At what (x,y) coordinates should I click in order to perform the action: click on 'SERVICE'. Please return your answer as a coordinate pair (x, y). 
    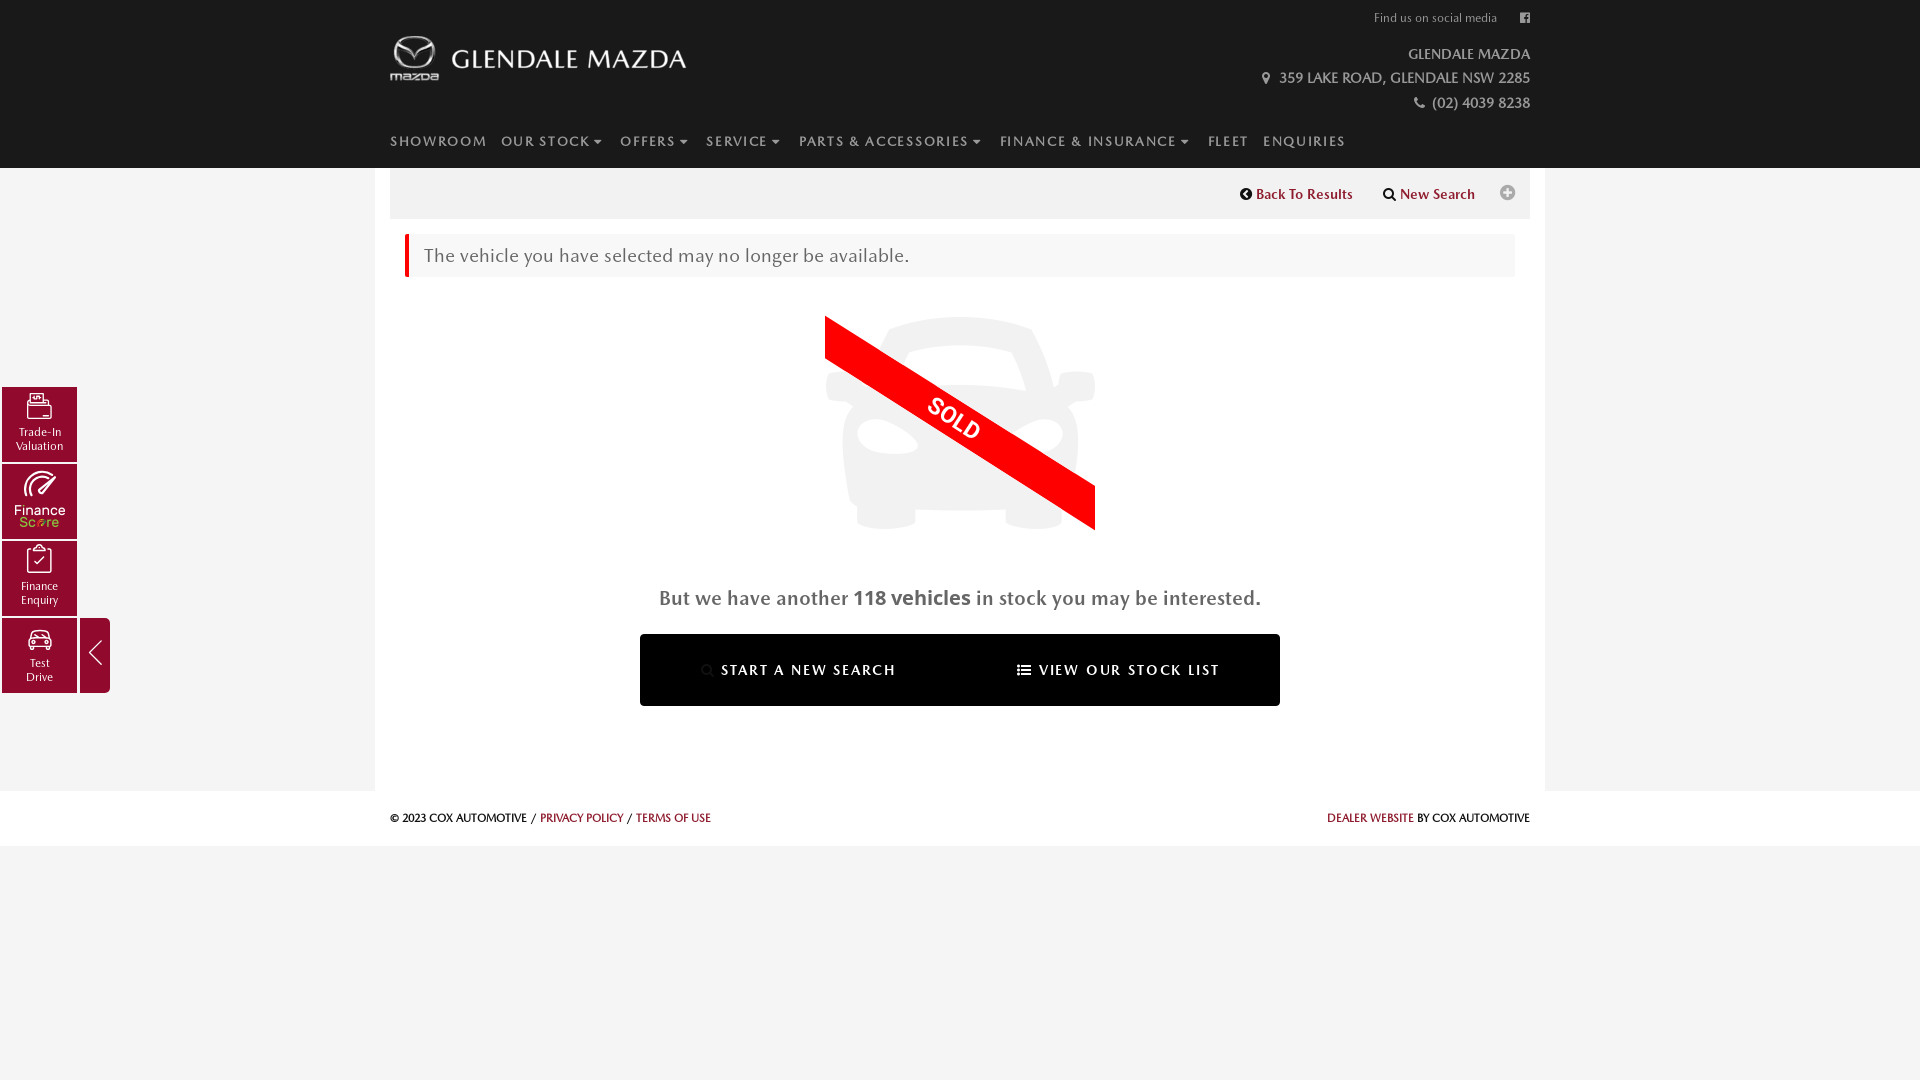
    Looking at the image, I should click on (705, 141).